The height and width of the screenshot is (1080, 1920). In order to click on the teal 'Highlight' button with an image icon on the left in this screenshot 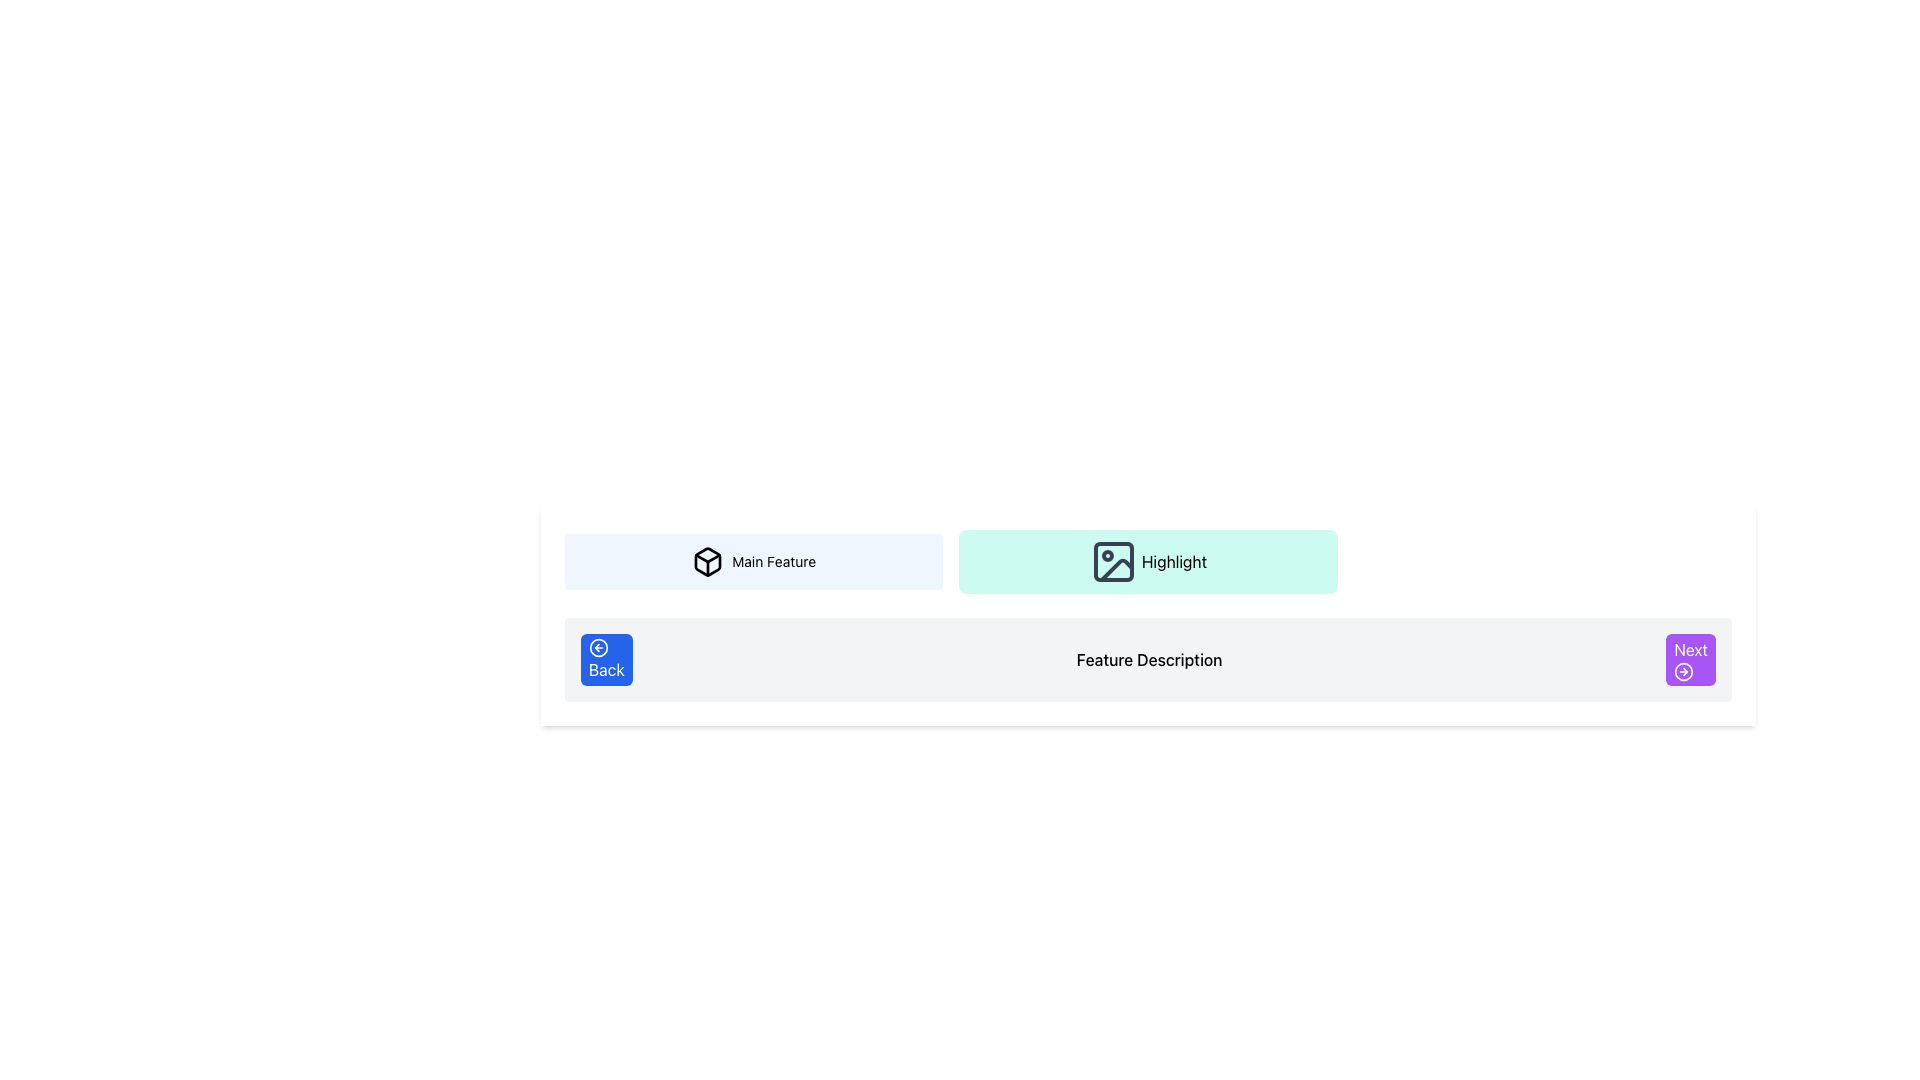, I will do `click(1148, 562)`.